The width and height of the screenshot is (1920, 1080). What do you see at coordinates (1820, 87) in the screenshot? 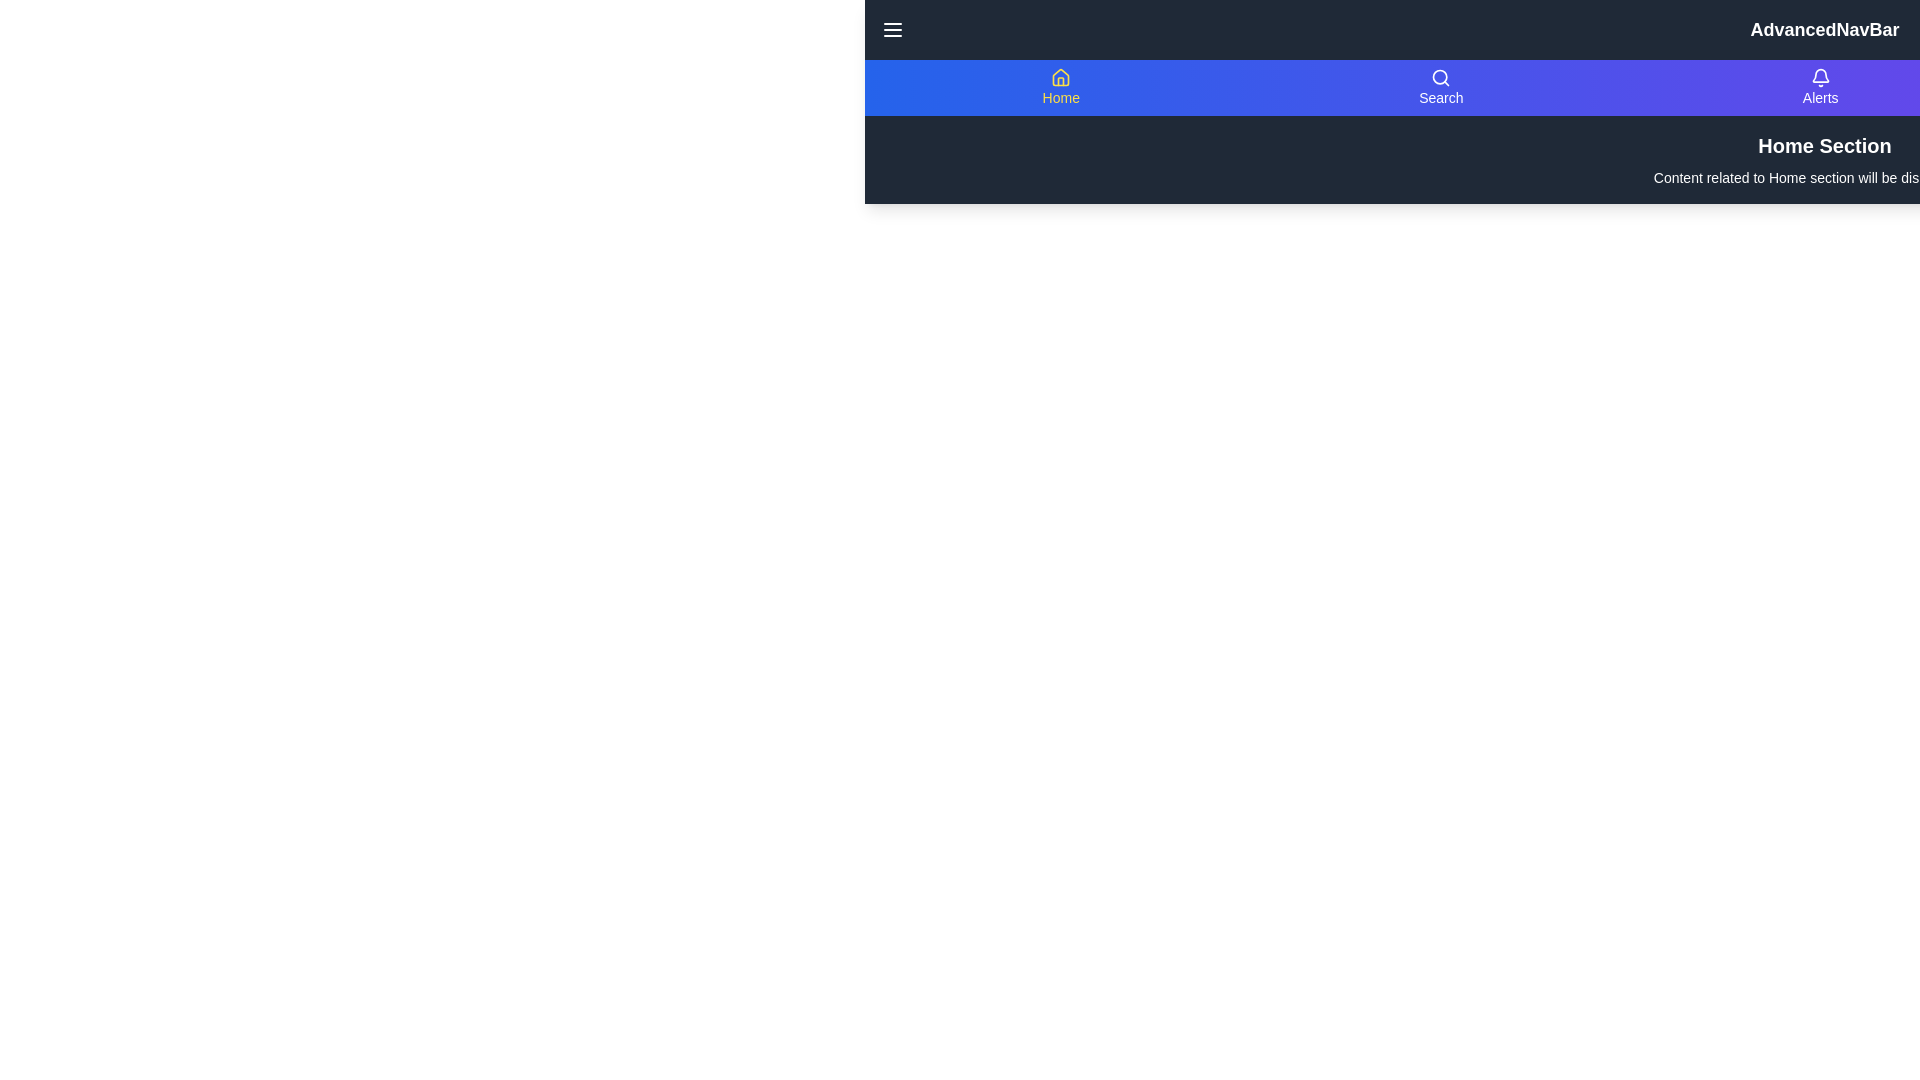
I see `the navigation item labeled Alerts to view its content` at bounding box center [1820, 87].